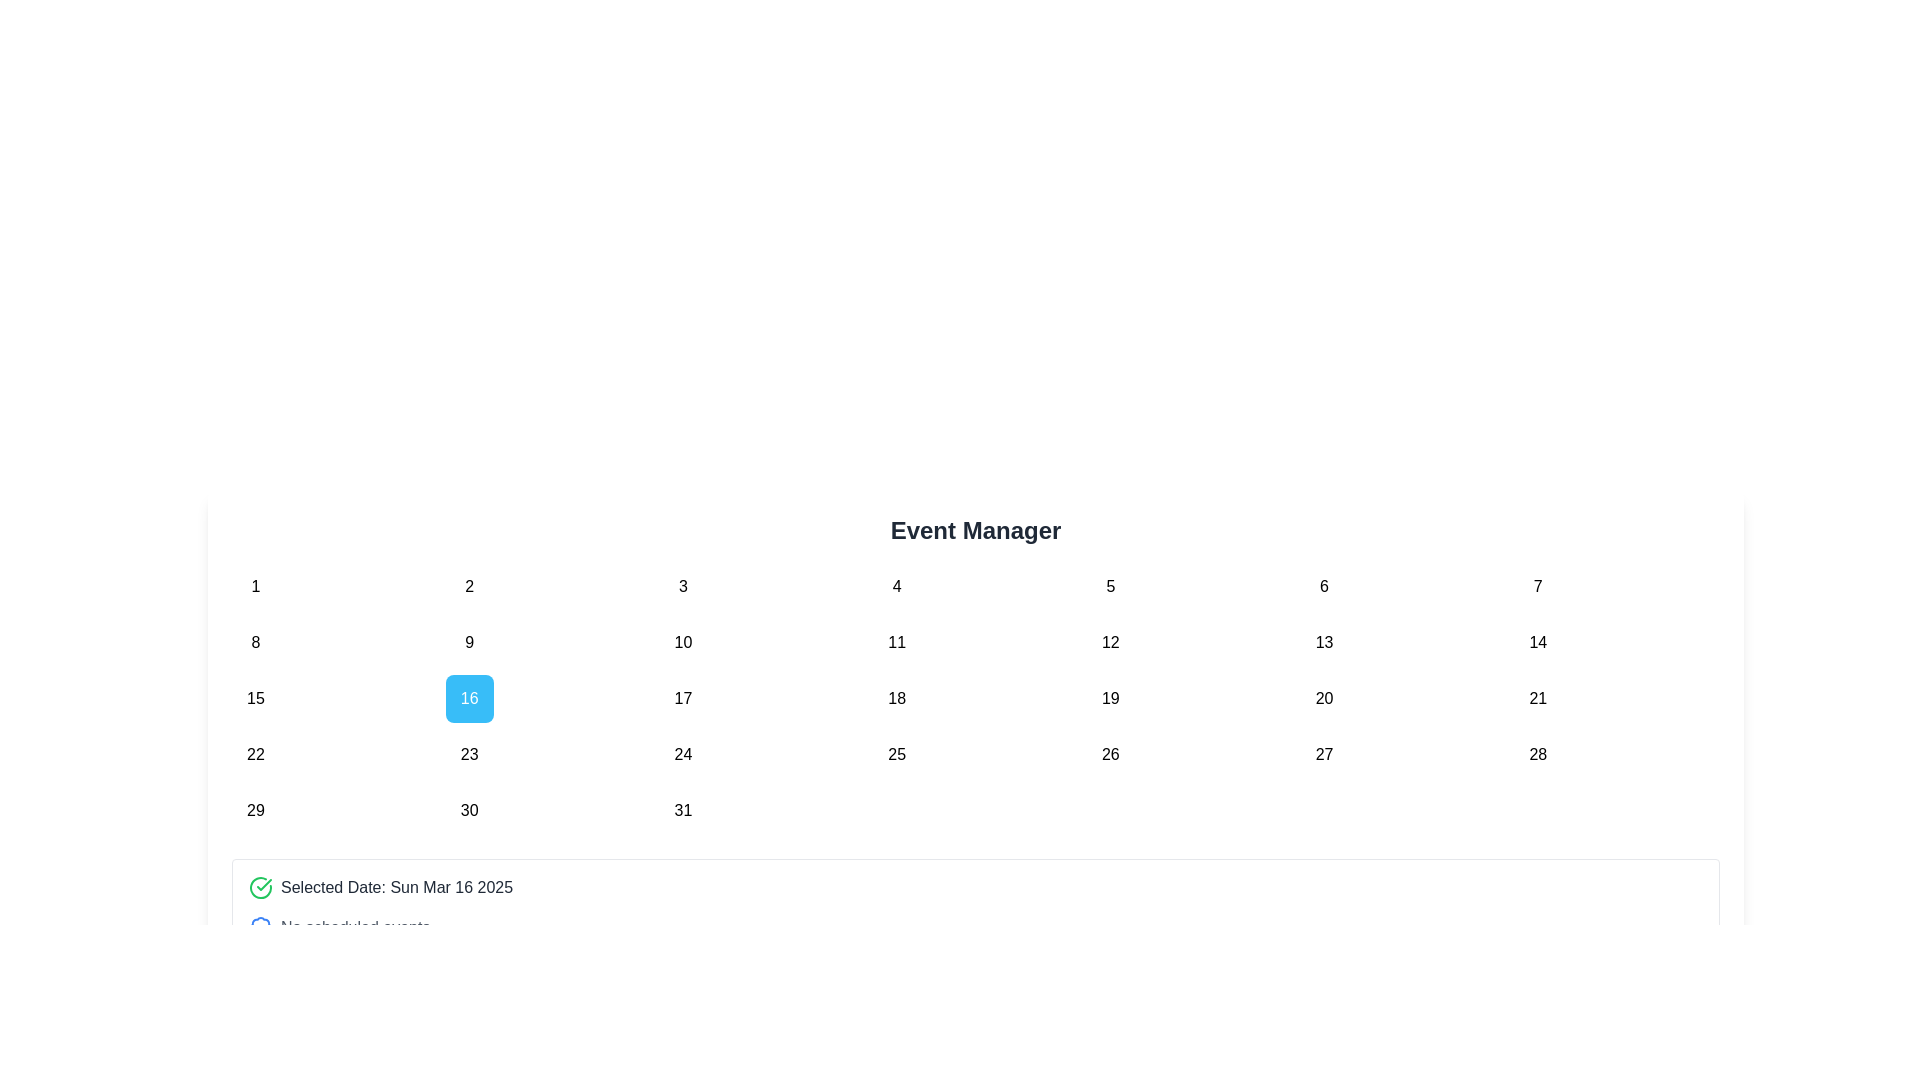 The width and height of the screenshot is (1920, 1080). Describe the element at coordinates (1324, 755) in the screenshot. I see `the circular button displaying the number '27'` at that location.